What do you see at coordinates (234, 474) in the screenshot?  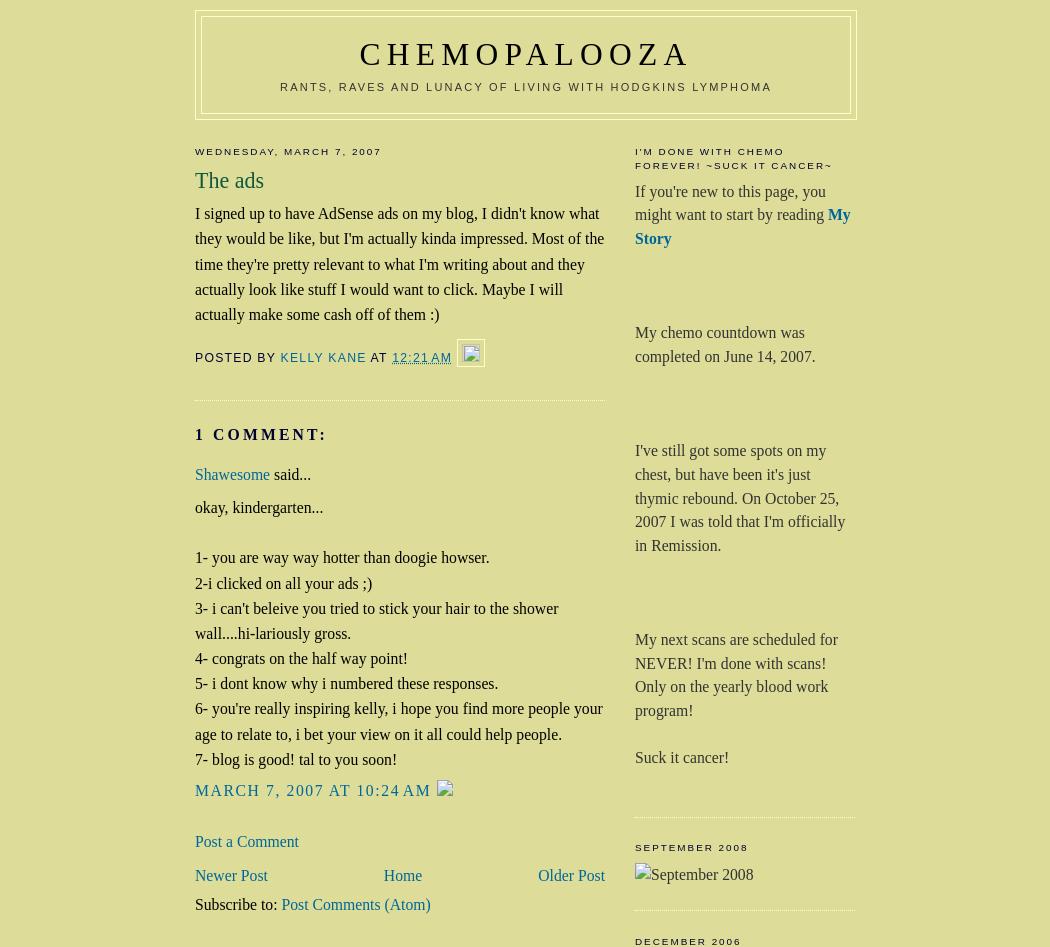 I see `'Shawesome'` at bounding box center [234, 474].